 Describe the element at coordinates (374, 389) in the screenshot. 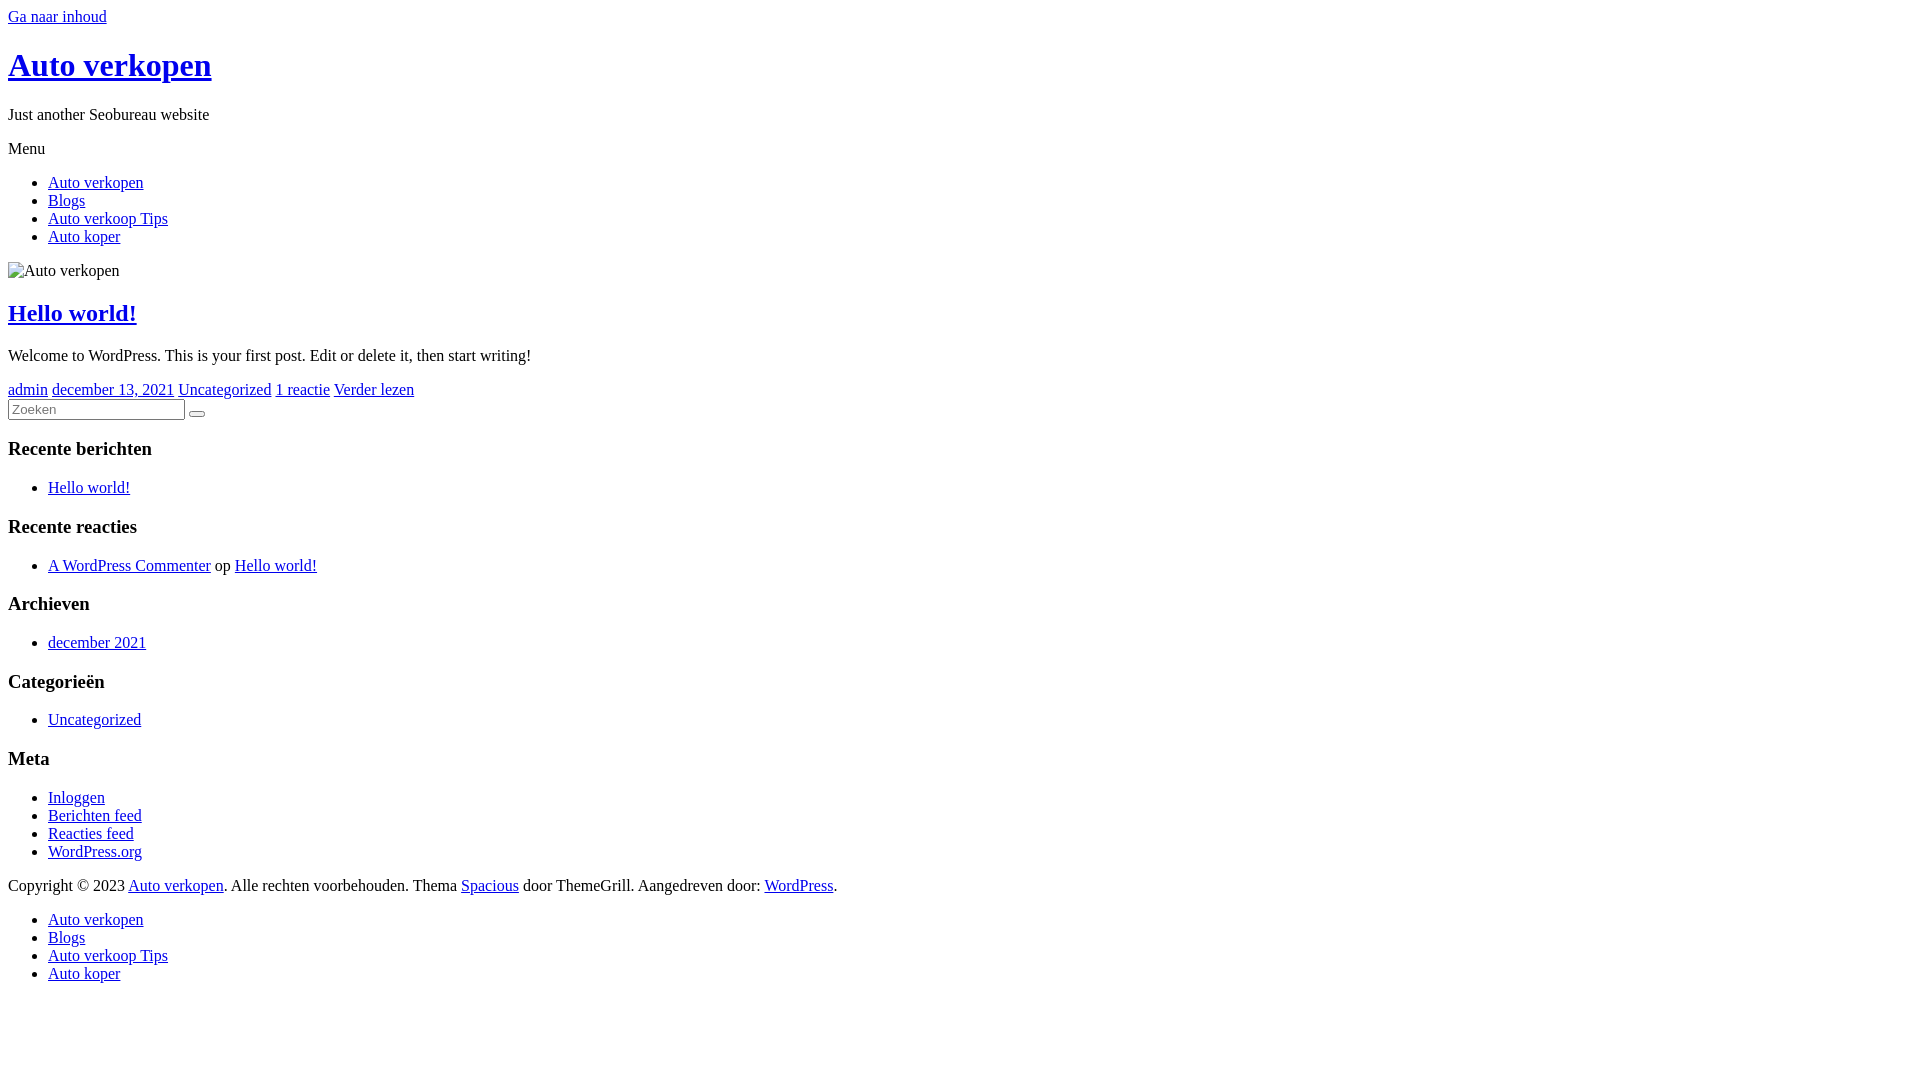

I see `'Verder lezen'` at that location.